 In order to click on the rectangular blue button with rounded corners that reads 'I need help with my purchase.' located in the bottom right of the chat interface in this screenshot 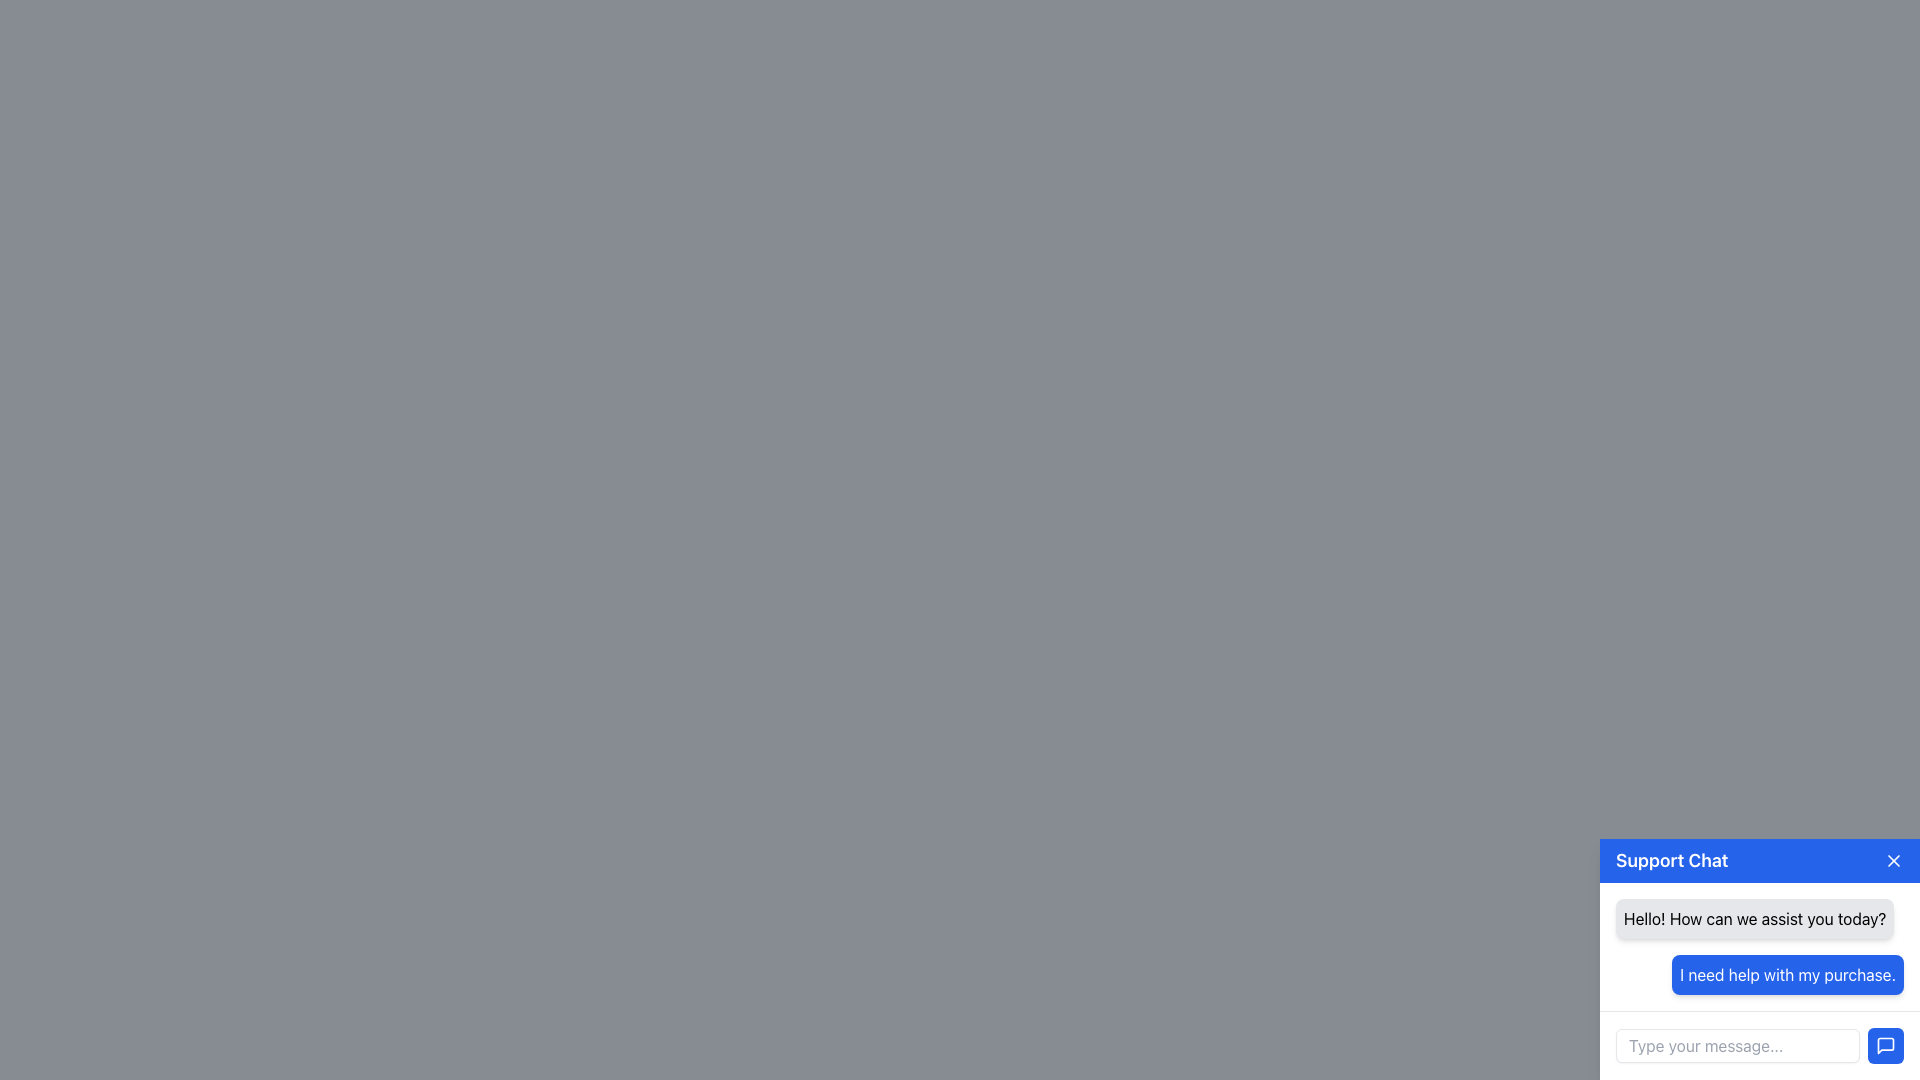, I will do `click(1788, 974)`.